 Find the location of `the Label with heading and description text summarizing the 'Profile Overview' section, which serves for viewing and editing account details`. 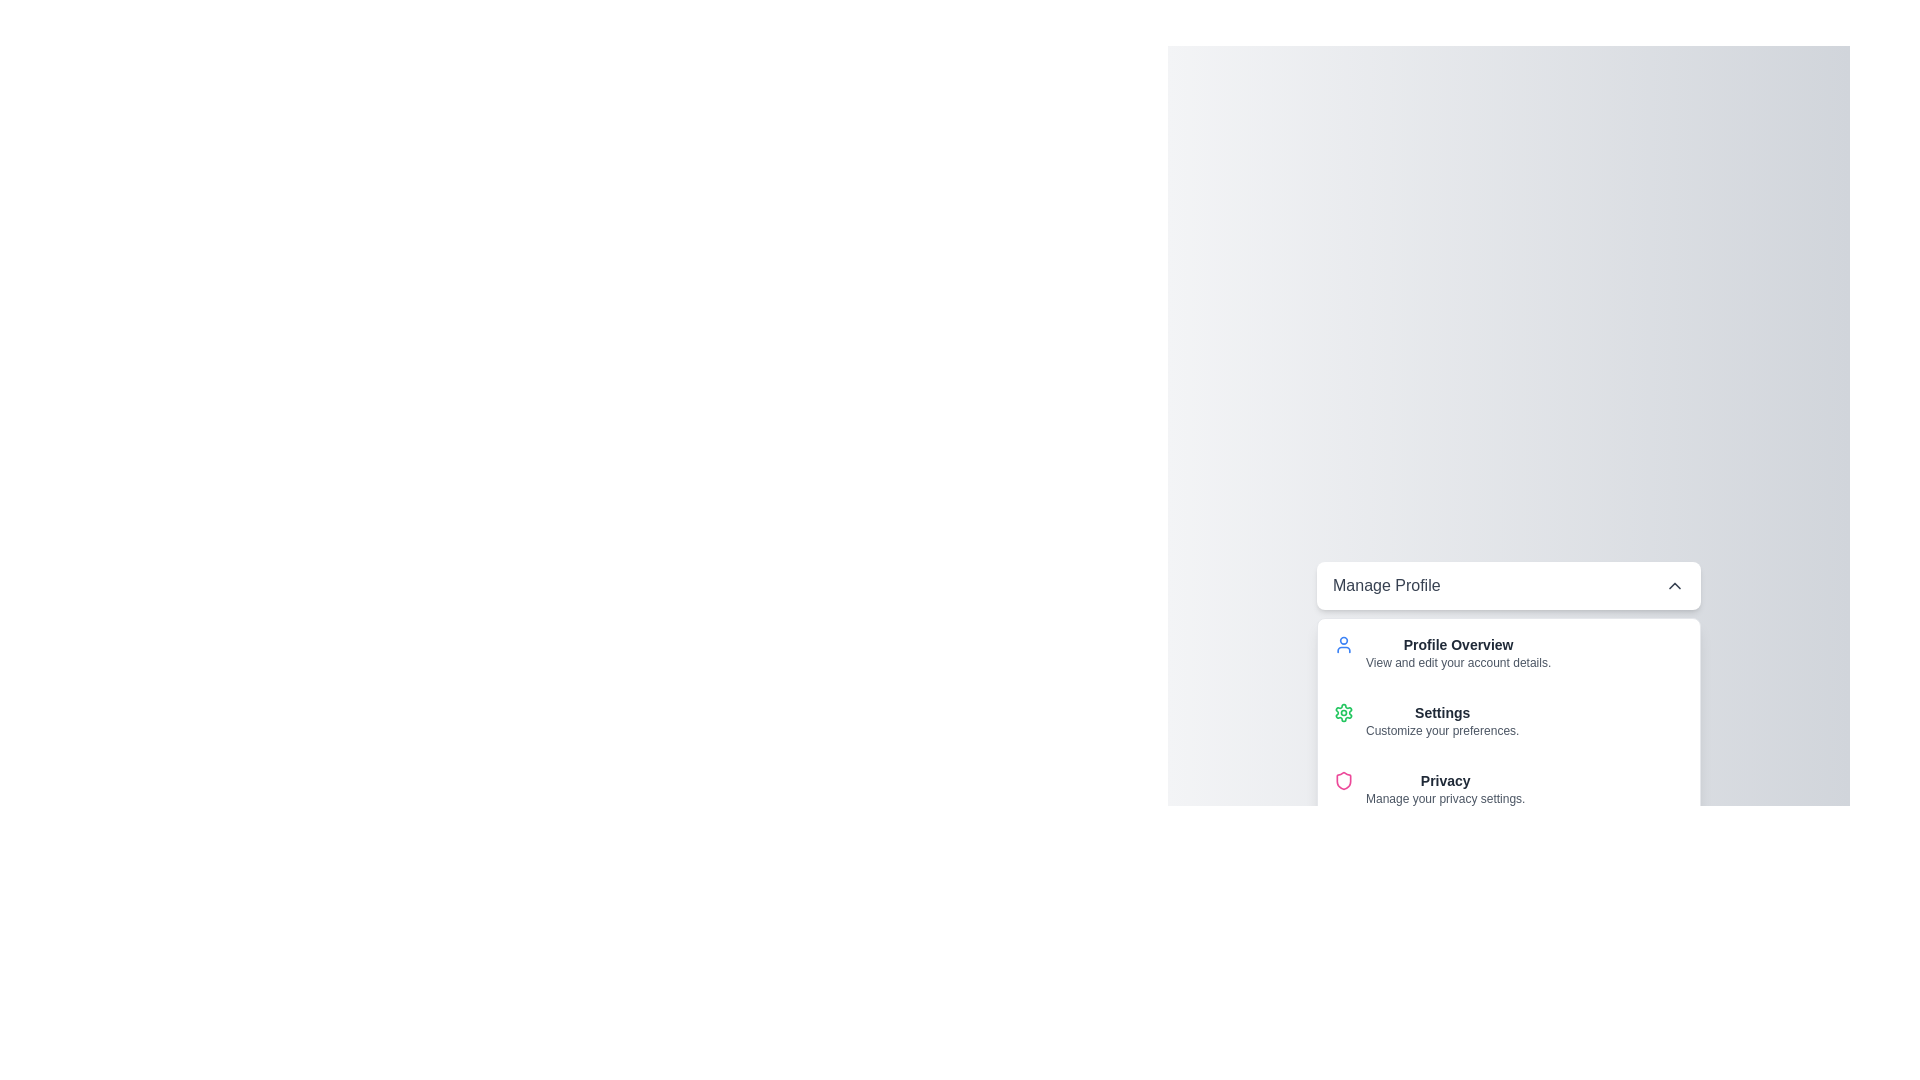

the Label with heading and description text summarizing the 'Profile Overview' section, which serves for viewing and editing account details is located at coordinates (1458, 652).